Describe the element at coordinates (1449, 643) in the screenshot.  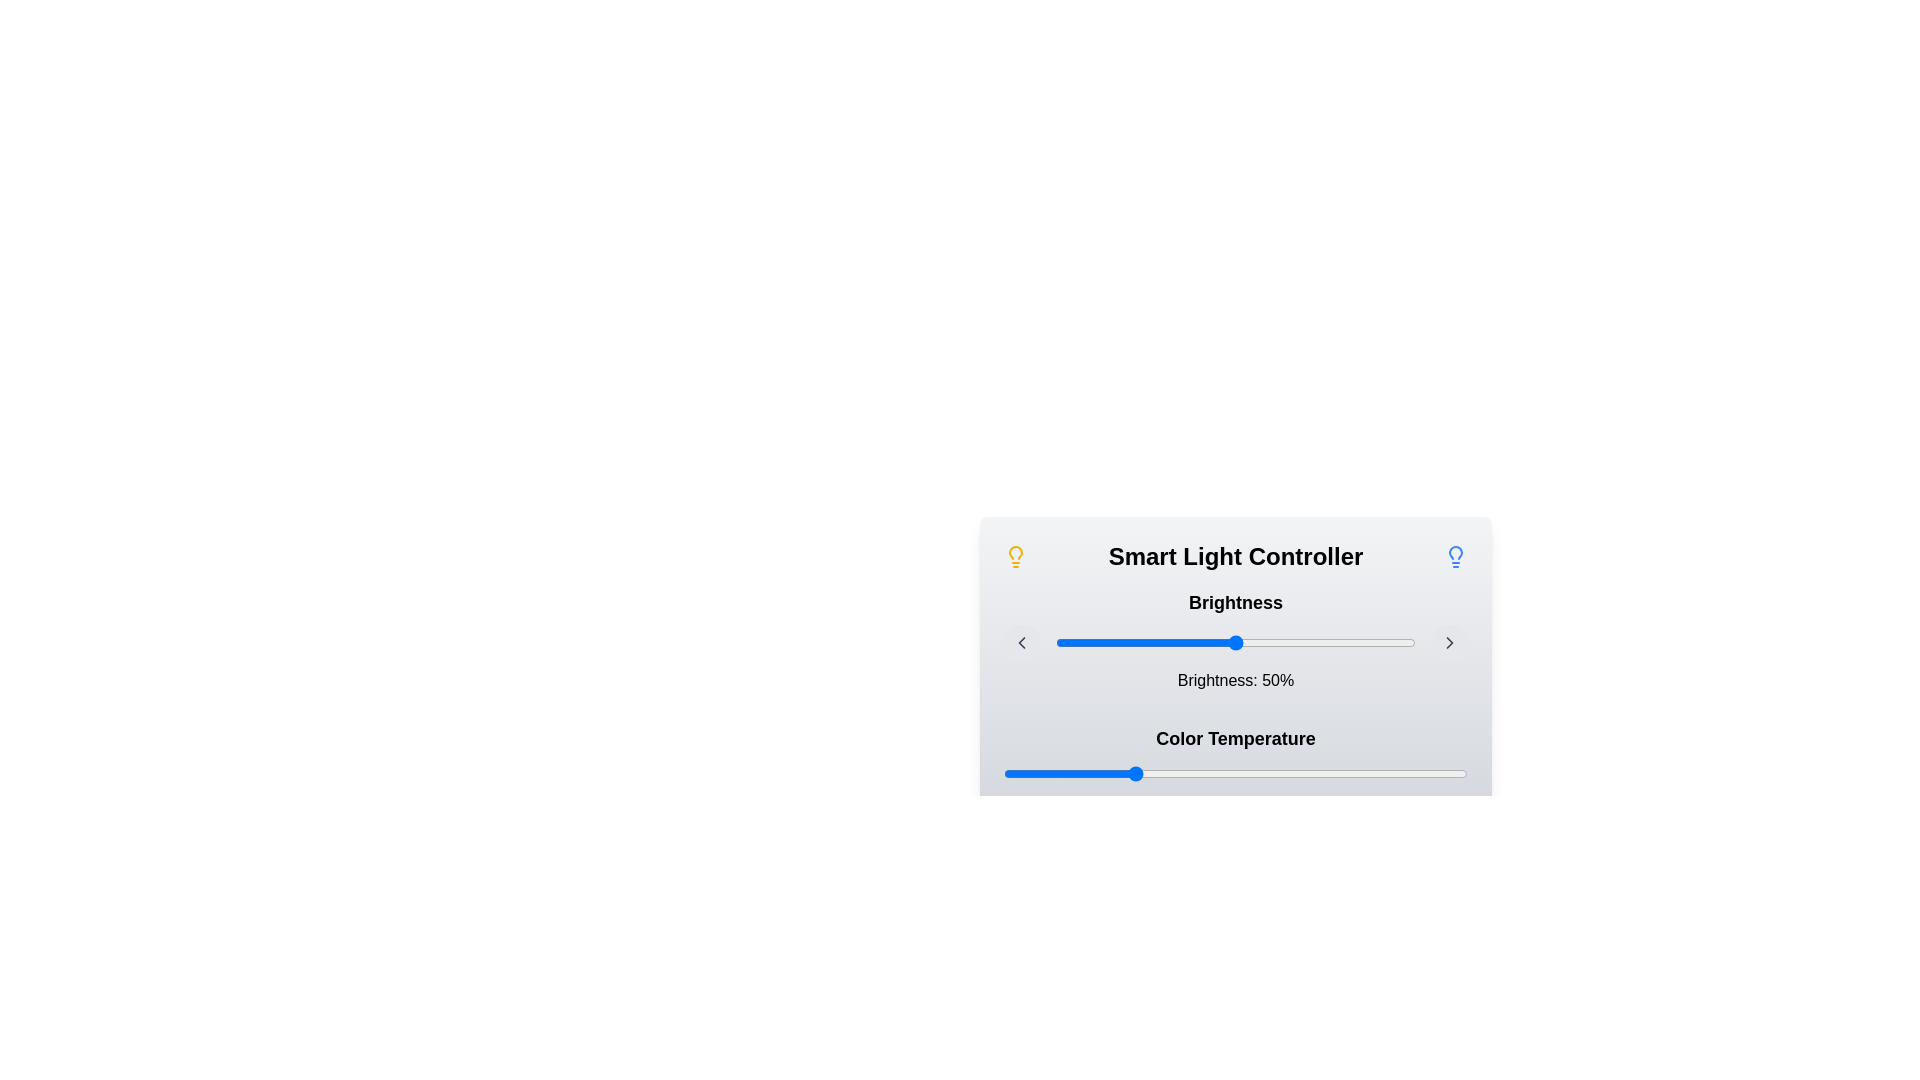
I see `the right-facing chevron icon located in the circular button at the top-right corner of the 'Smart Light Controller' interface` at that location.